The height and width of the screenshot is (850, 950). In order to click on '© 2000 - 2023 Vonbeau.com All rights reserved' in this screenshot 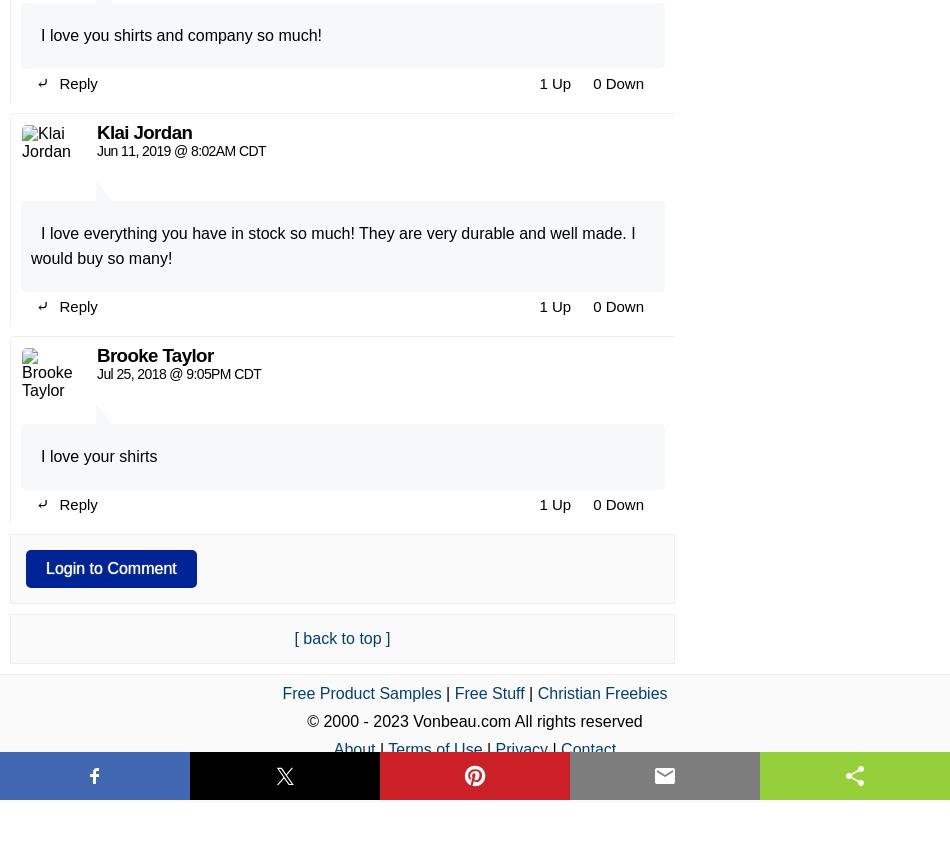, I will do `click(473, 220)`.